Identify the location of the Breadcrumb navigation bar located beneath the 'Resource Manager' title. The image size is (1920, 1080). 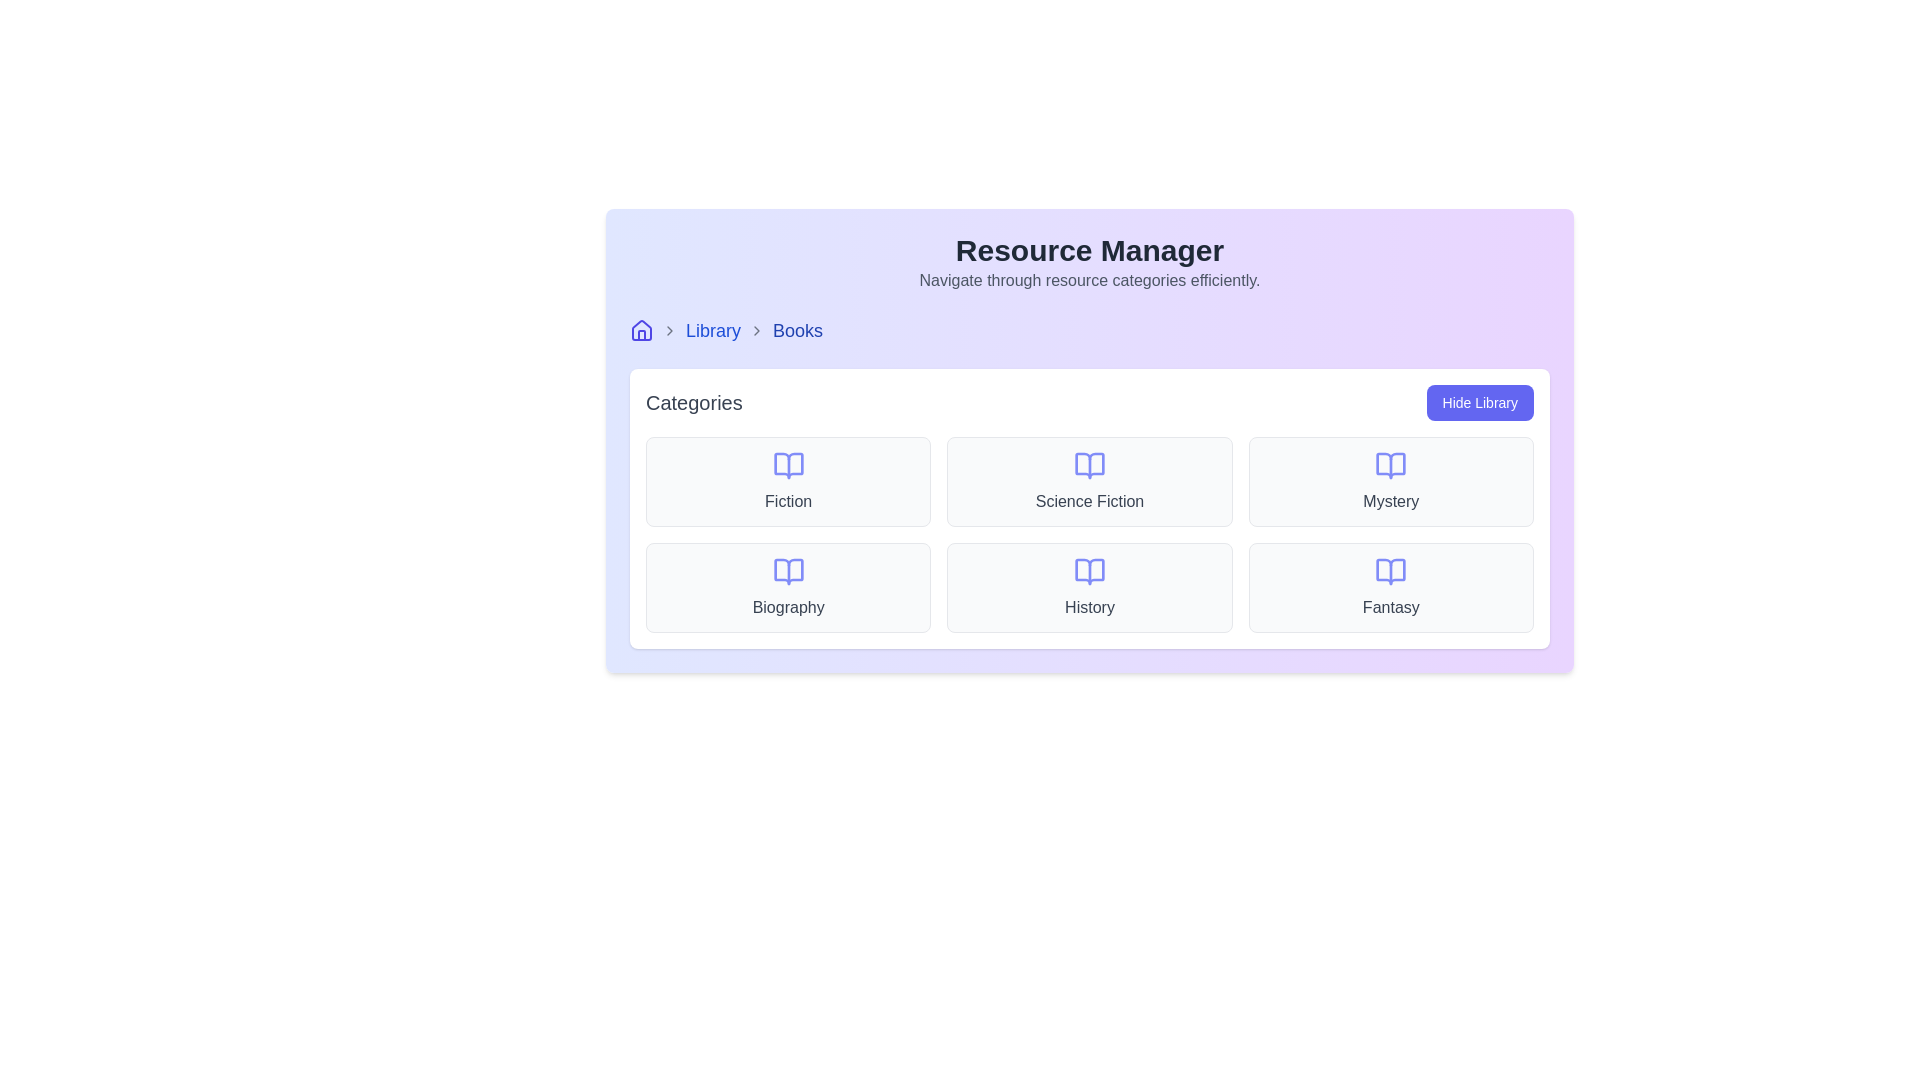
(1088, 330).